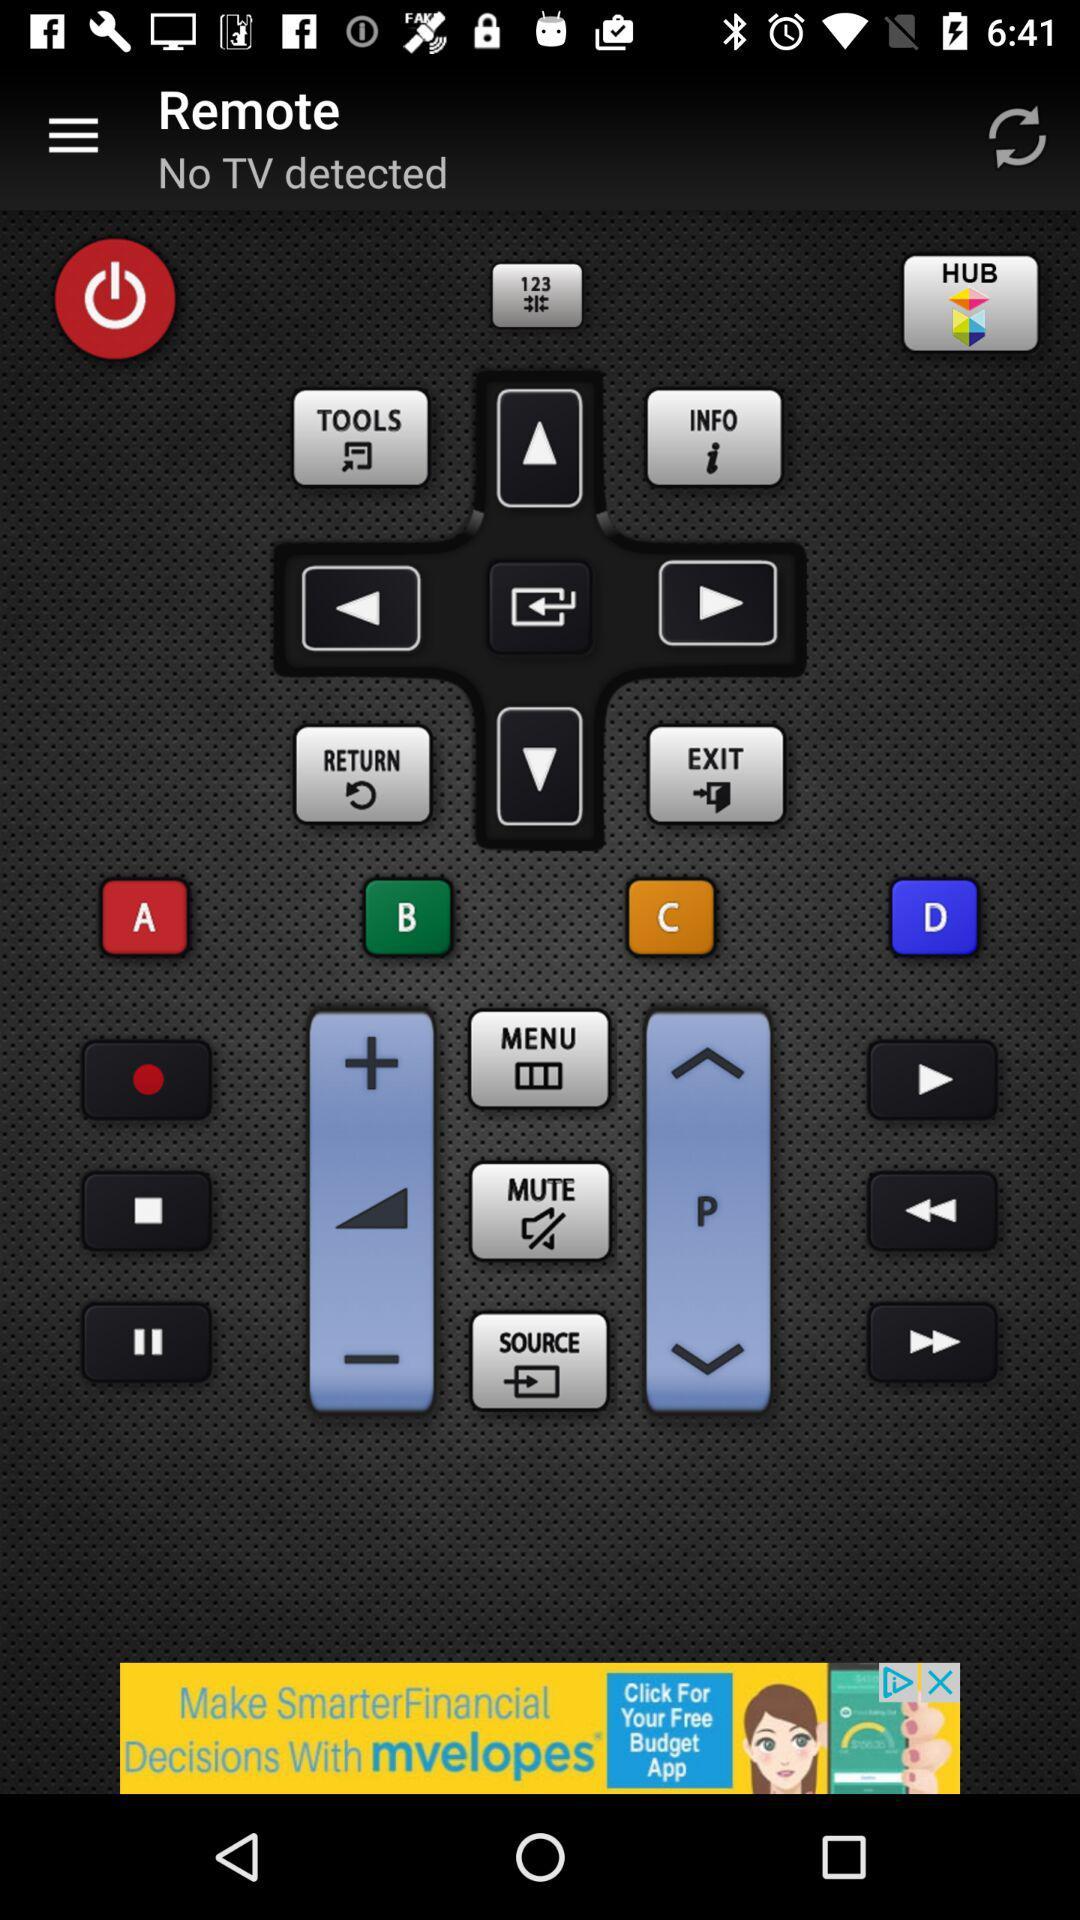 The height and width of the screenshot is (1920, 1080). Describe the element at coordinates (707, 1062) in the screenshot. I see `scroll up` at that location.